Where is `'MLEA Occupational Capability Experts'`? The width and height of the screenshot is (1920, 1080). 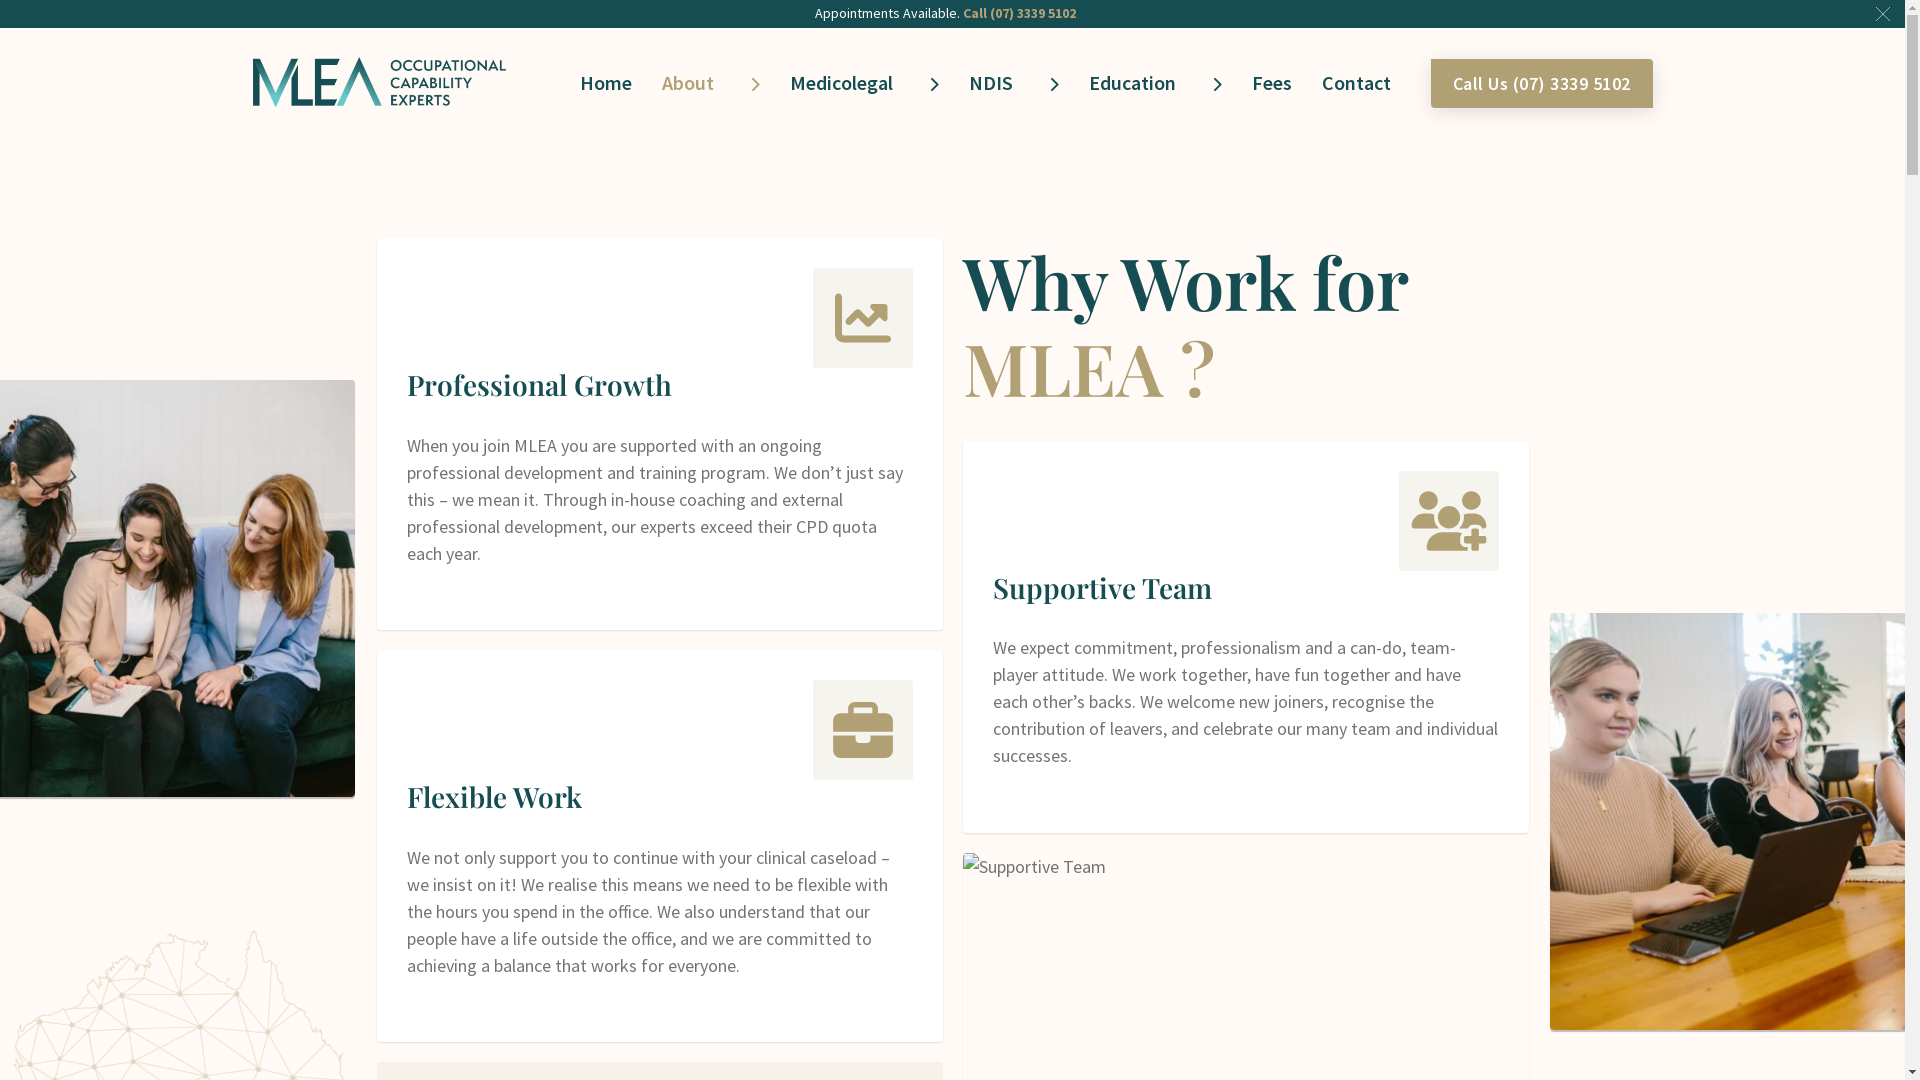
'MLEA Occupational Capability Experts' is located at coordinates (380, 79).